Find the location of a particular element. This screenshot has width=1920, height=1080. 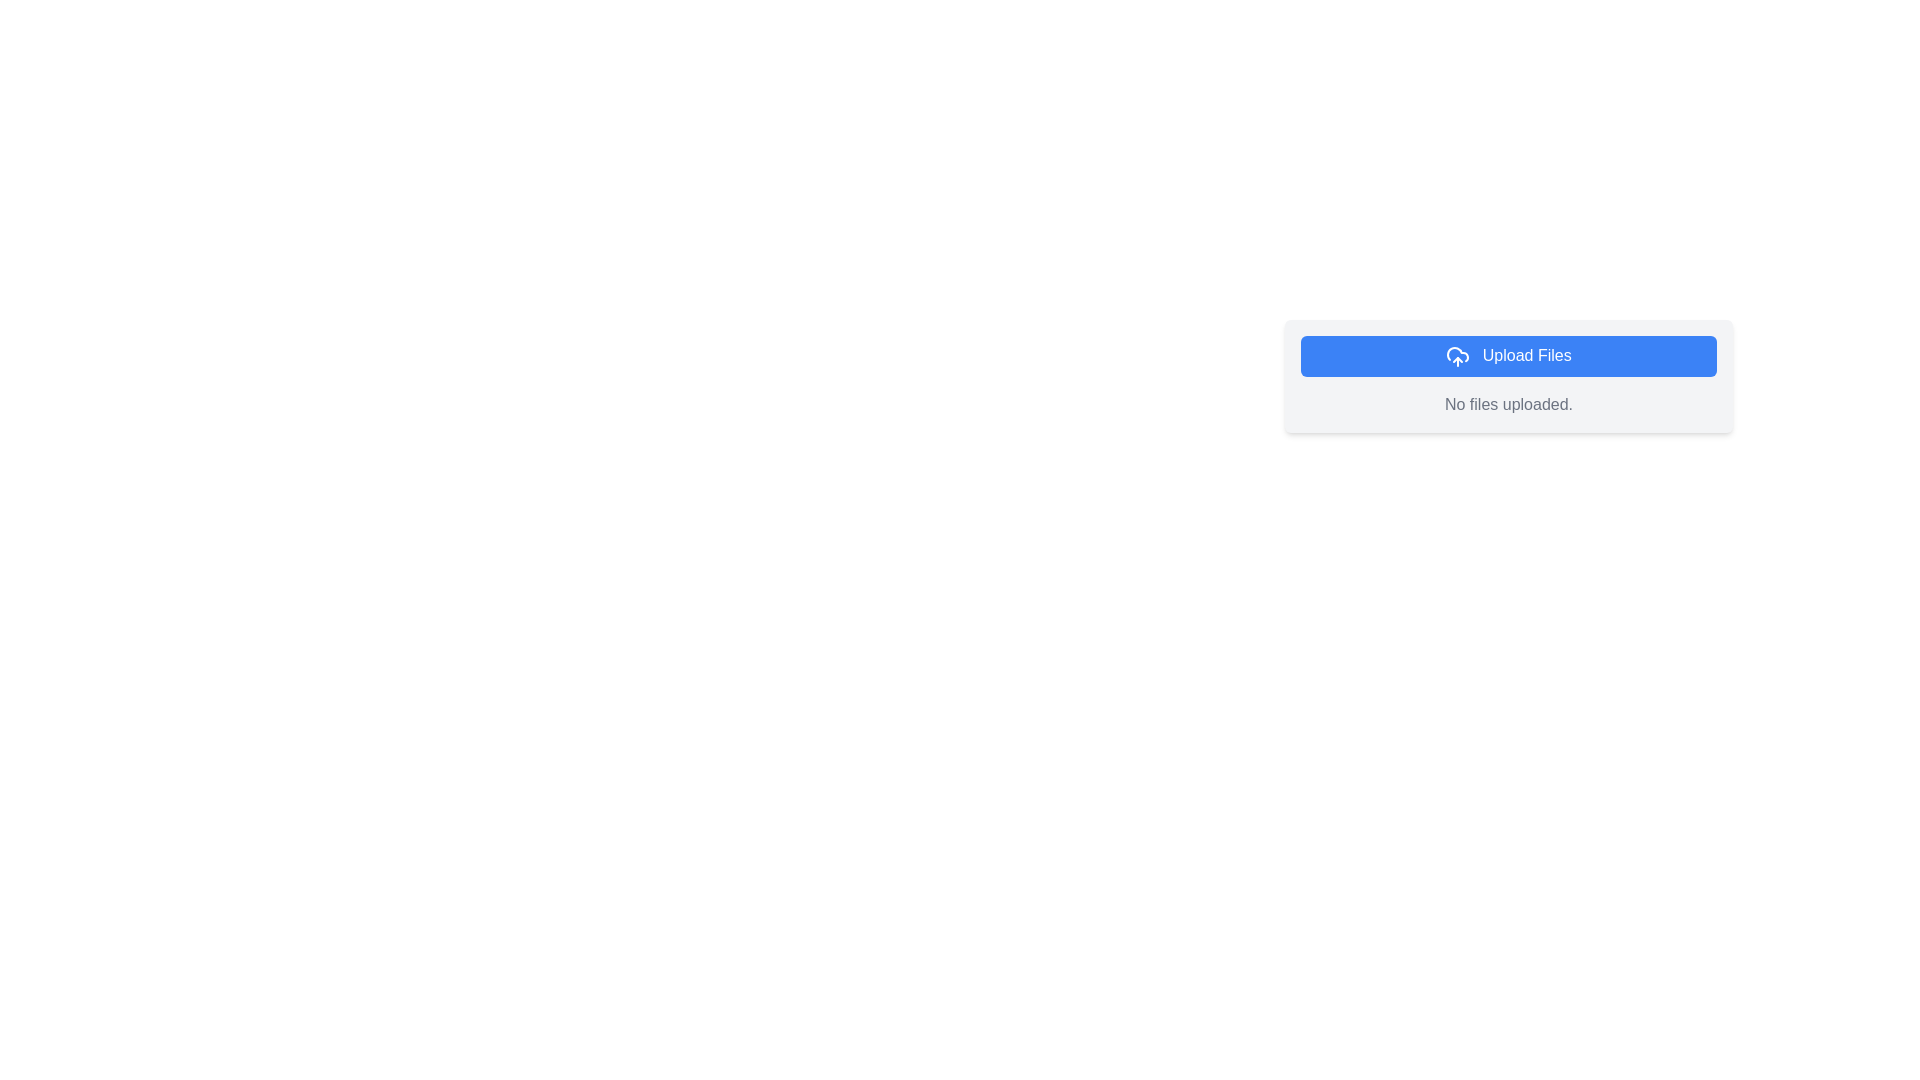

the cloud icon in the 'Upload Files' button, which visually represents the file upload function is located at coordinates (1458, 353).